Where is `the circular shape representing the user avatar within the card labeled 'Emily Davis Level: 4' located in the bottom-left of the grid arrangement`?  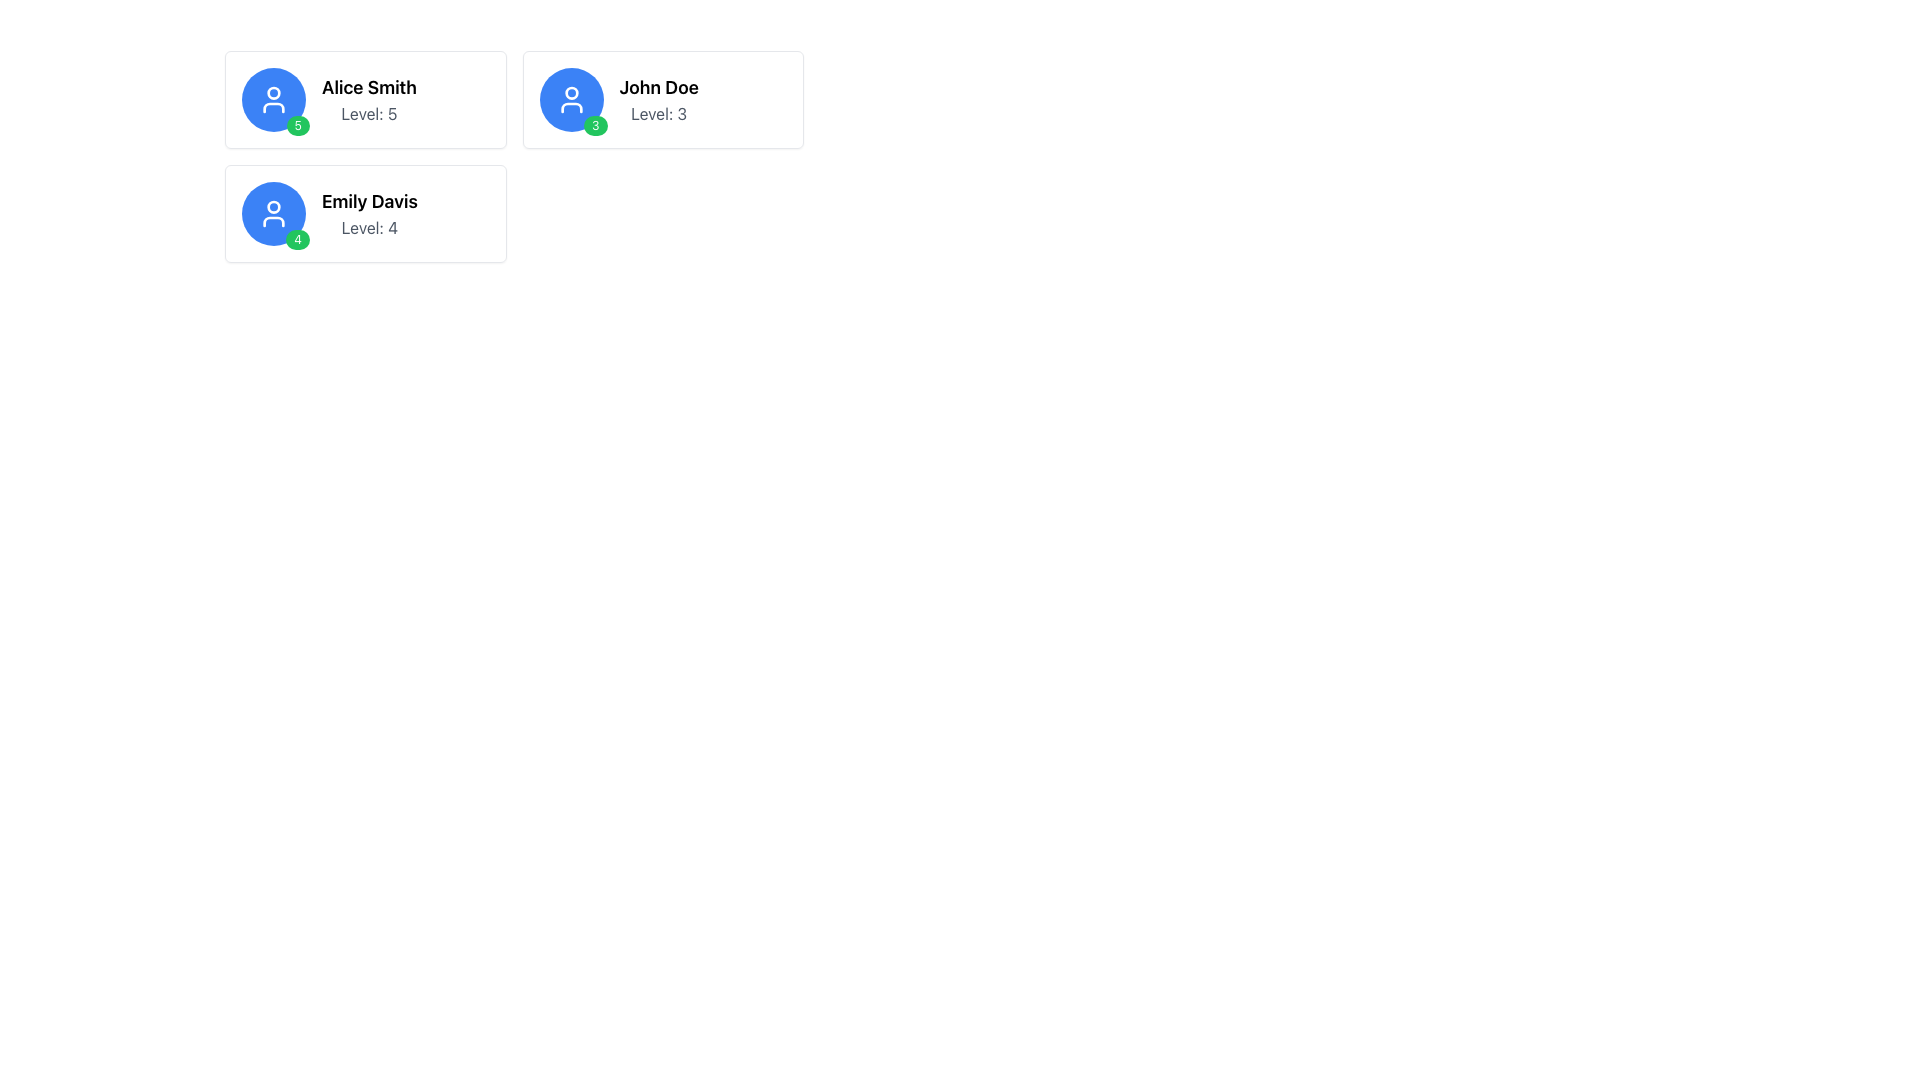 the circular shape representing the user avatar within the card labeled 'Emily Davis Level: 4' located in the bottom-left of the grid arrangement is located at coordinates (272, 207).